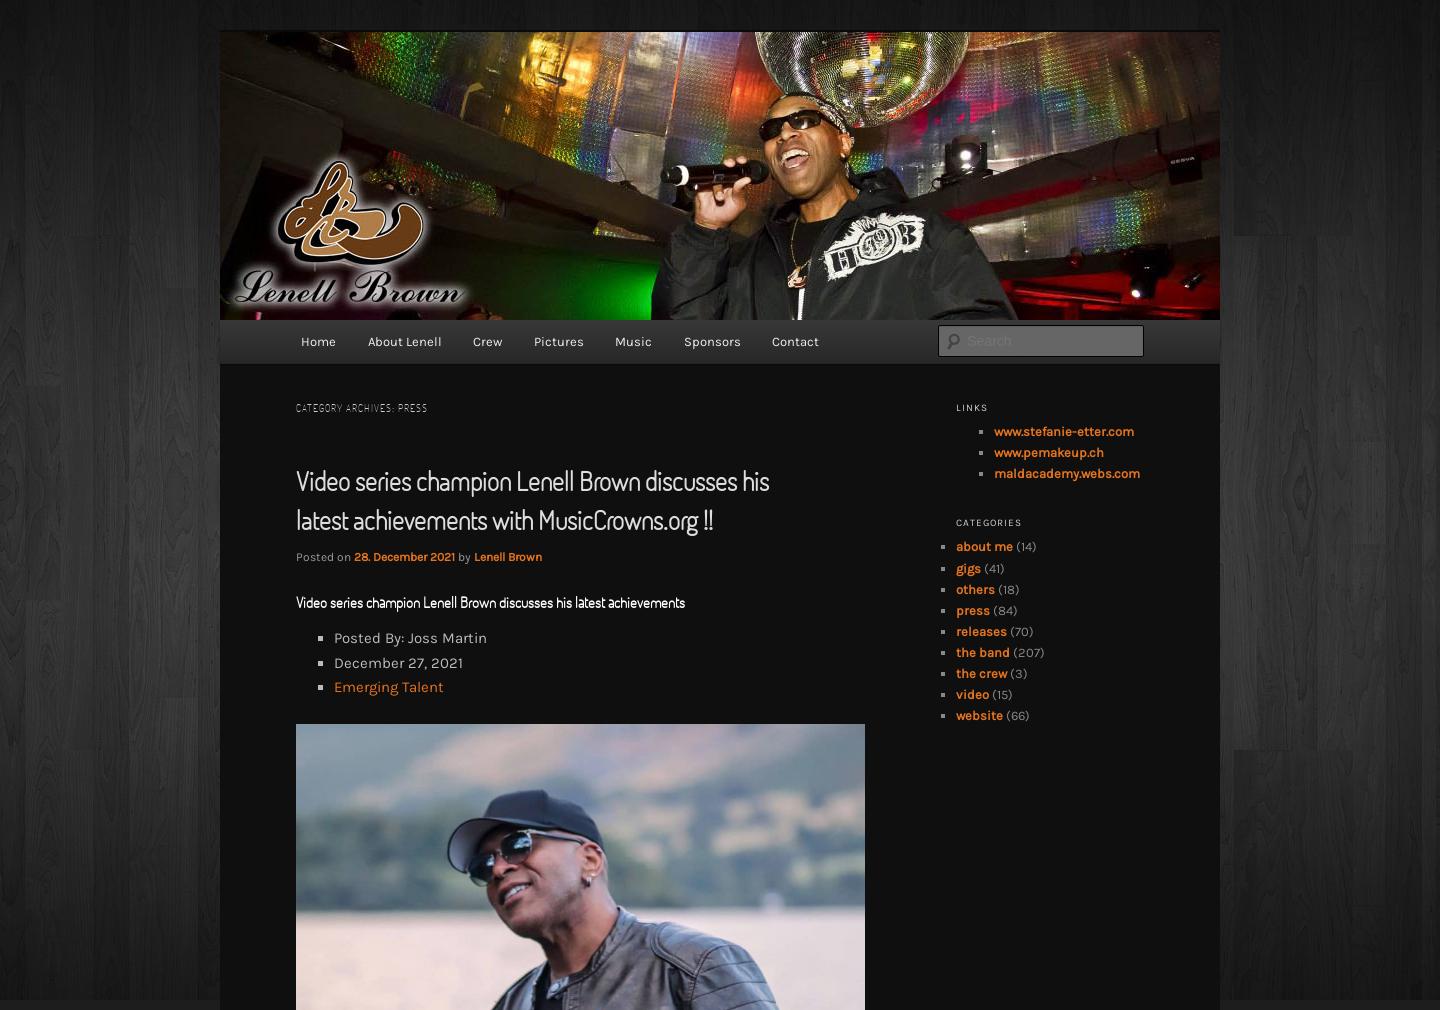 This screenshot has width=1440, height=1010. Describe the element at coordinates (295, 407) in the screenshot. I see `'Category Archives:'` at that location.